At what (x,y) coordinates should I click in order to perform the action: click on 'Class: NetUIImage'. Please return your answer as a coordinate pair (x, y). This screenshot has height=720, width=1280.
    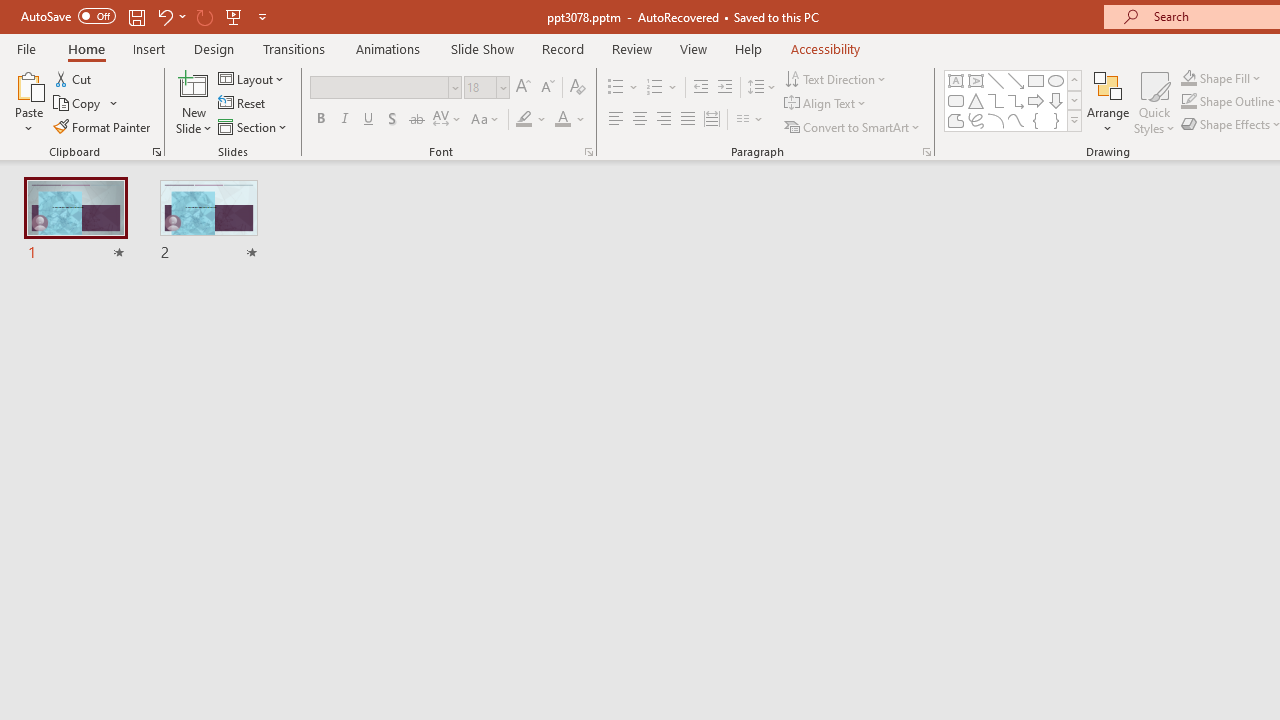
    Looking at the image, I should click on (1074, 120).